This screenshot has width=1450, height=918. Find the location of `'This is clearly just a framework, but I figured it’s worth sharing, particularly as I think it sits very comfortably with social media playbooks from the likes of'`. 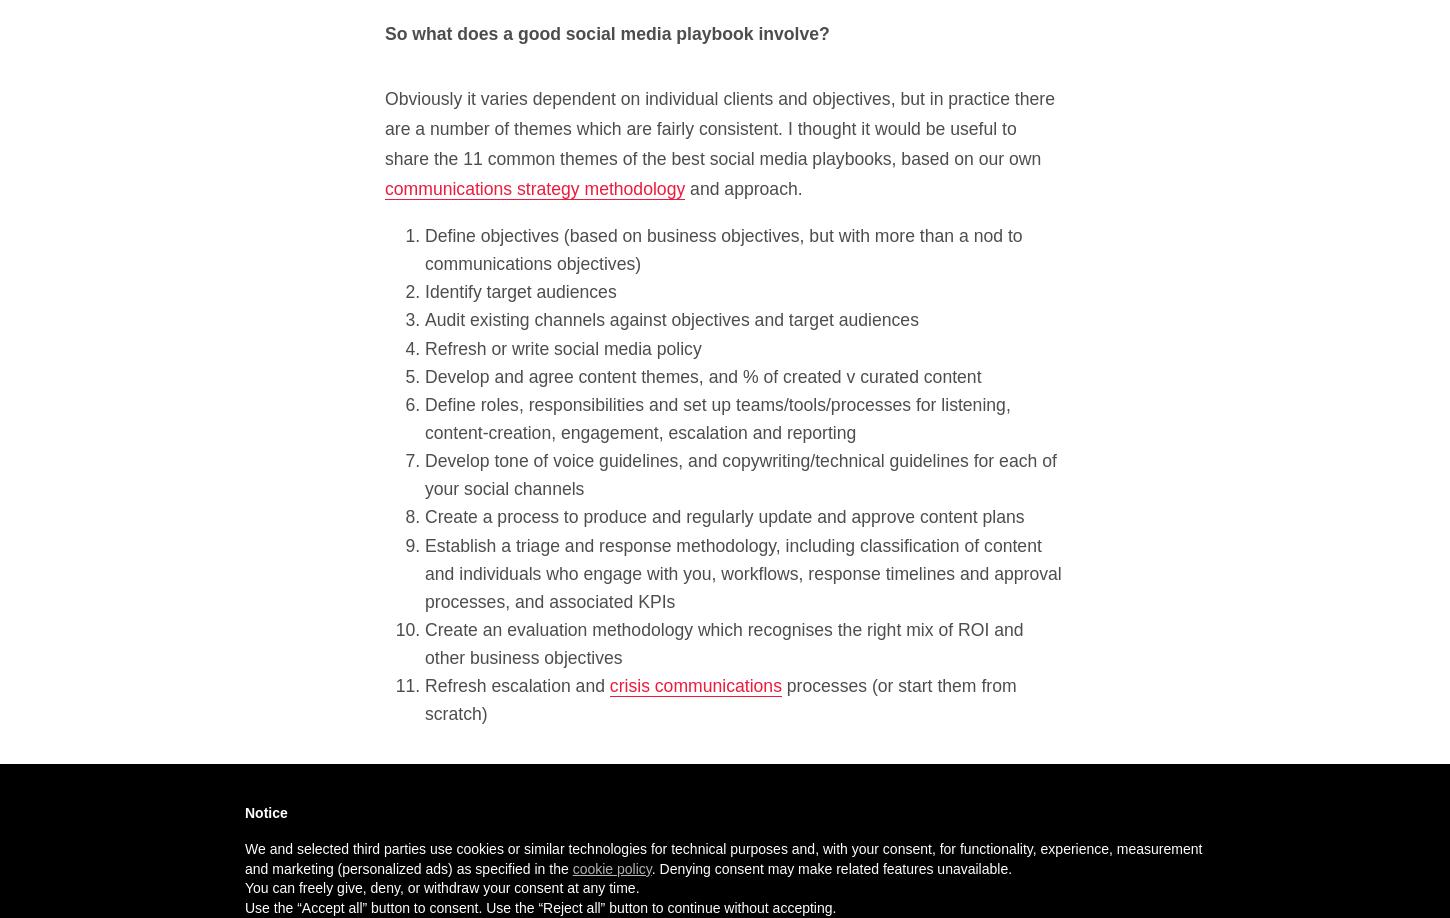

'This is clearly just a framework, but I figured it’s worth sharing, particularly as I think it sits very comfortably with social media playbooks from the likes of' is located at coordinates (715, 791).